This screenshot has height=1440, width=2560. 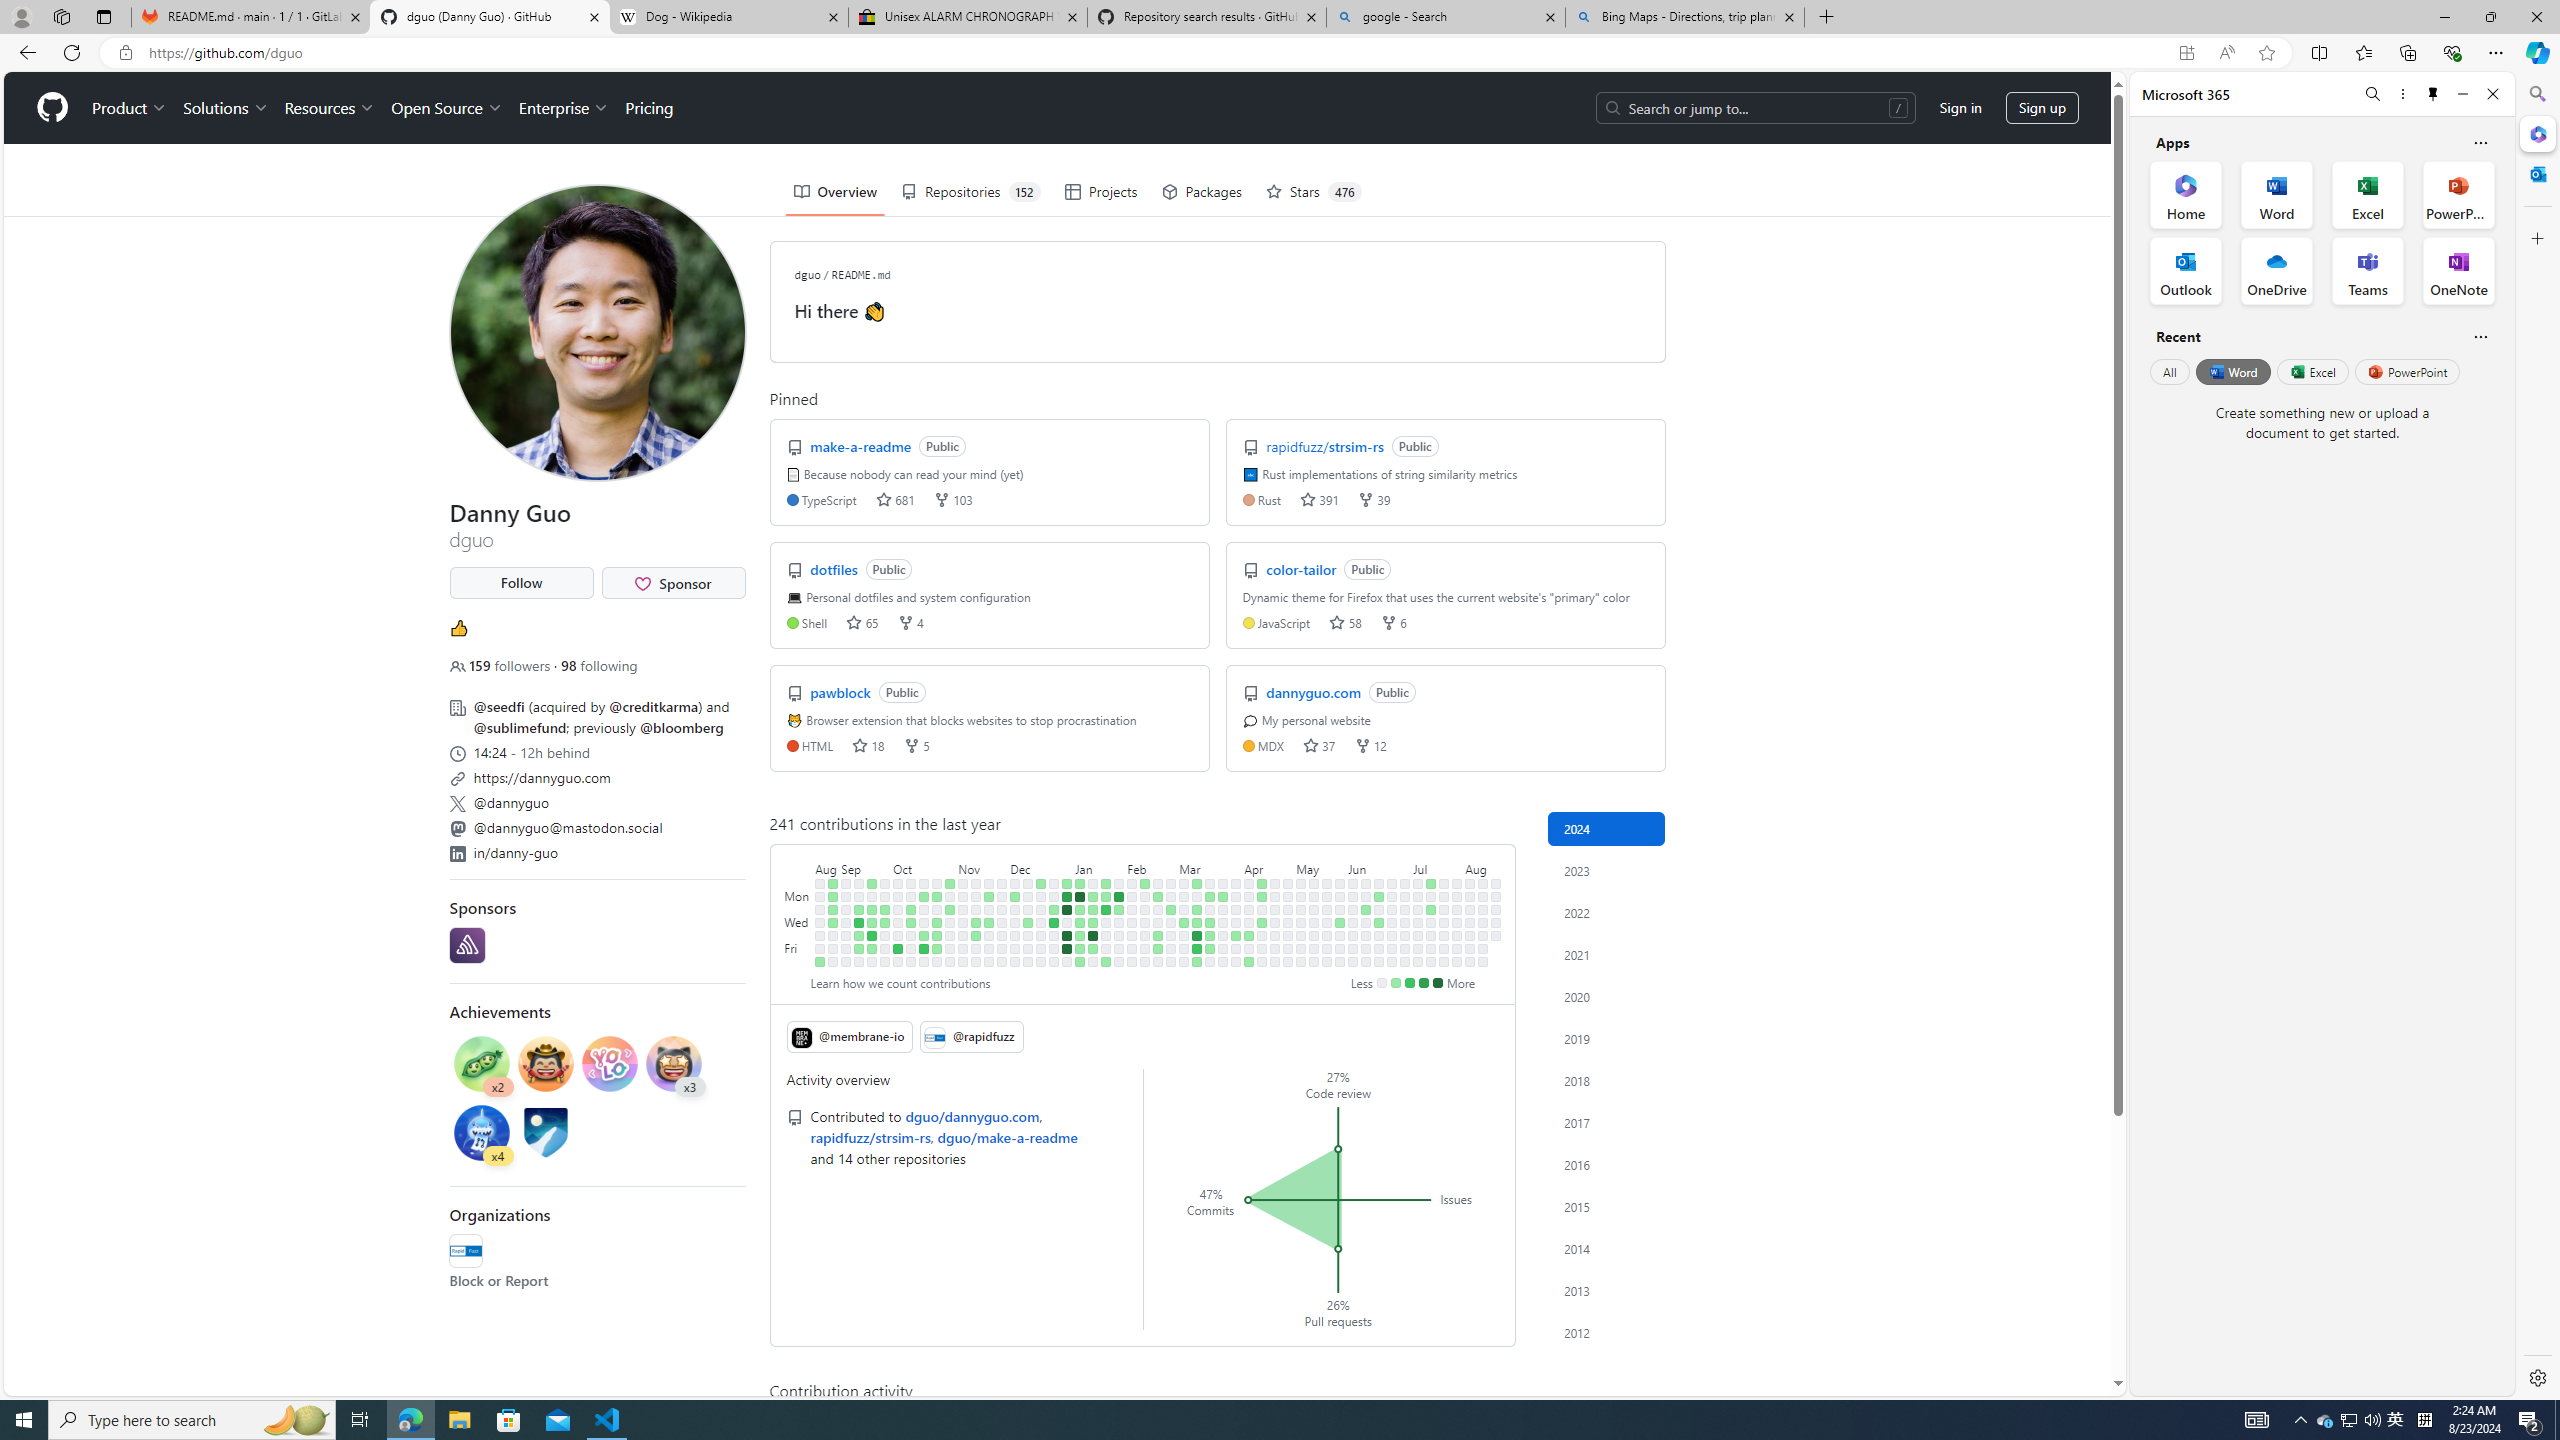 What do you see at coordinates (982, 865) in the screenshot?
I see `'November'` at bounding box center [982, 865].